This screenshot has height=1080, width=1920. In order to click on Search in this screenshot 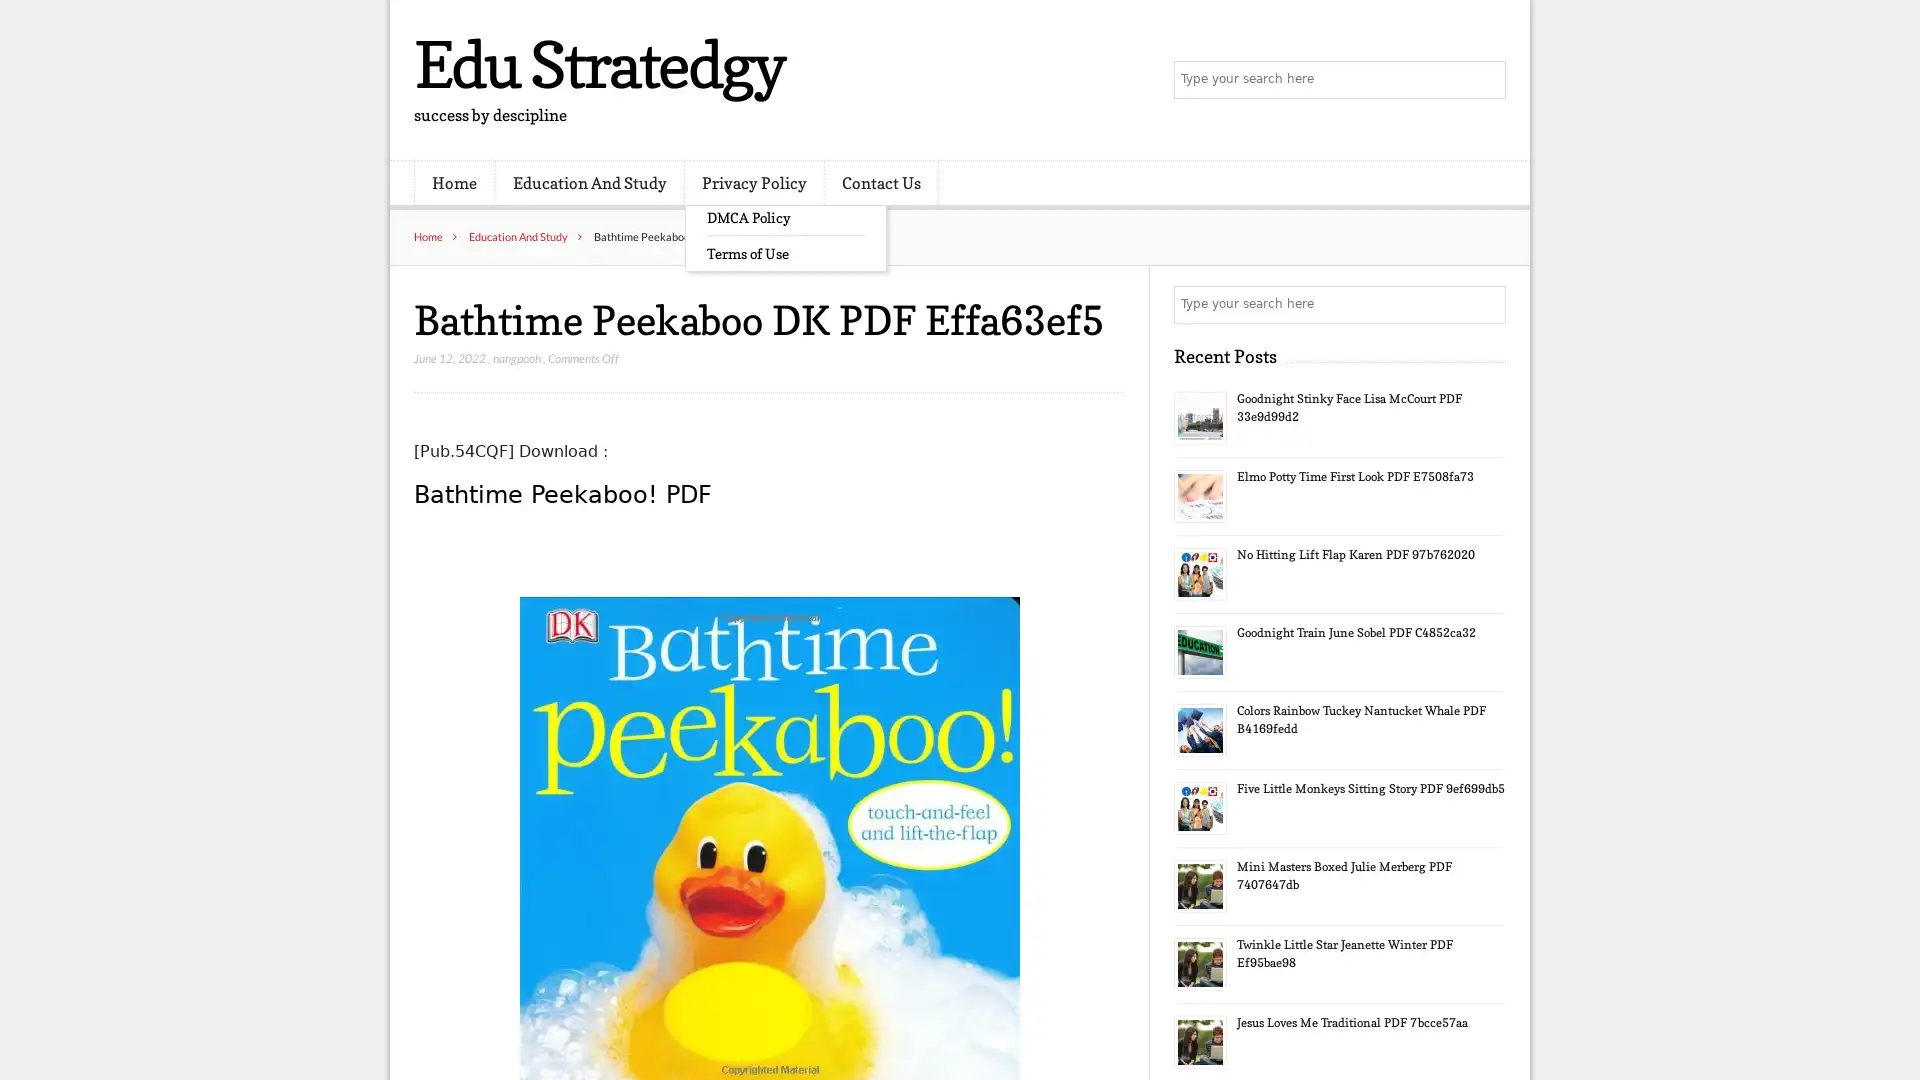, I will do `click(1485, 80)`.